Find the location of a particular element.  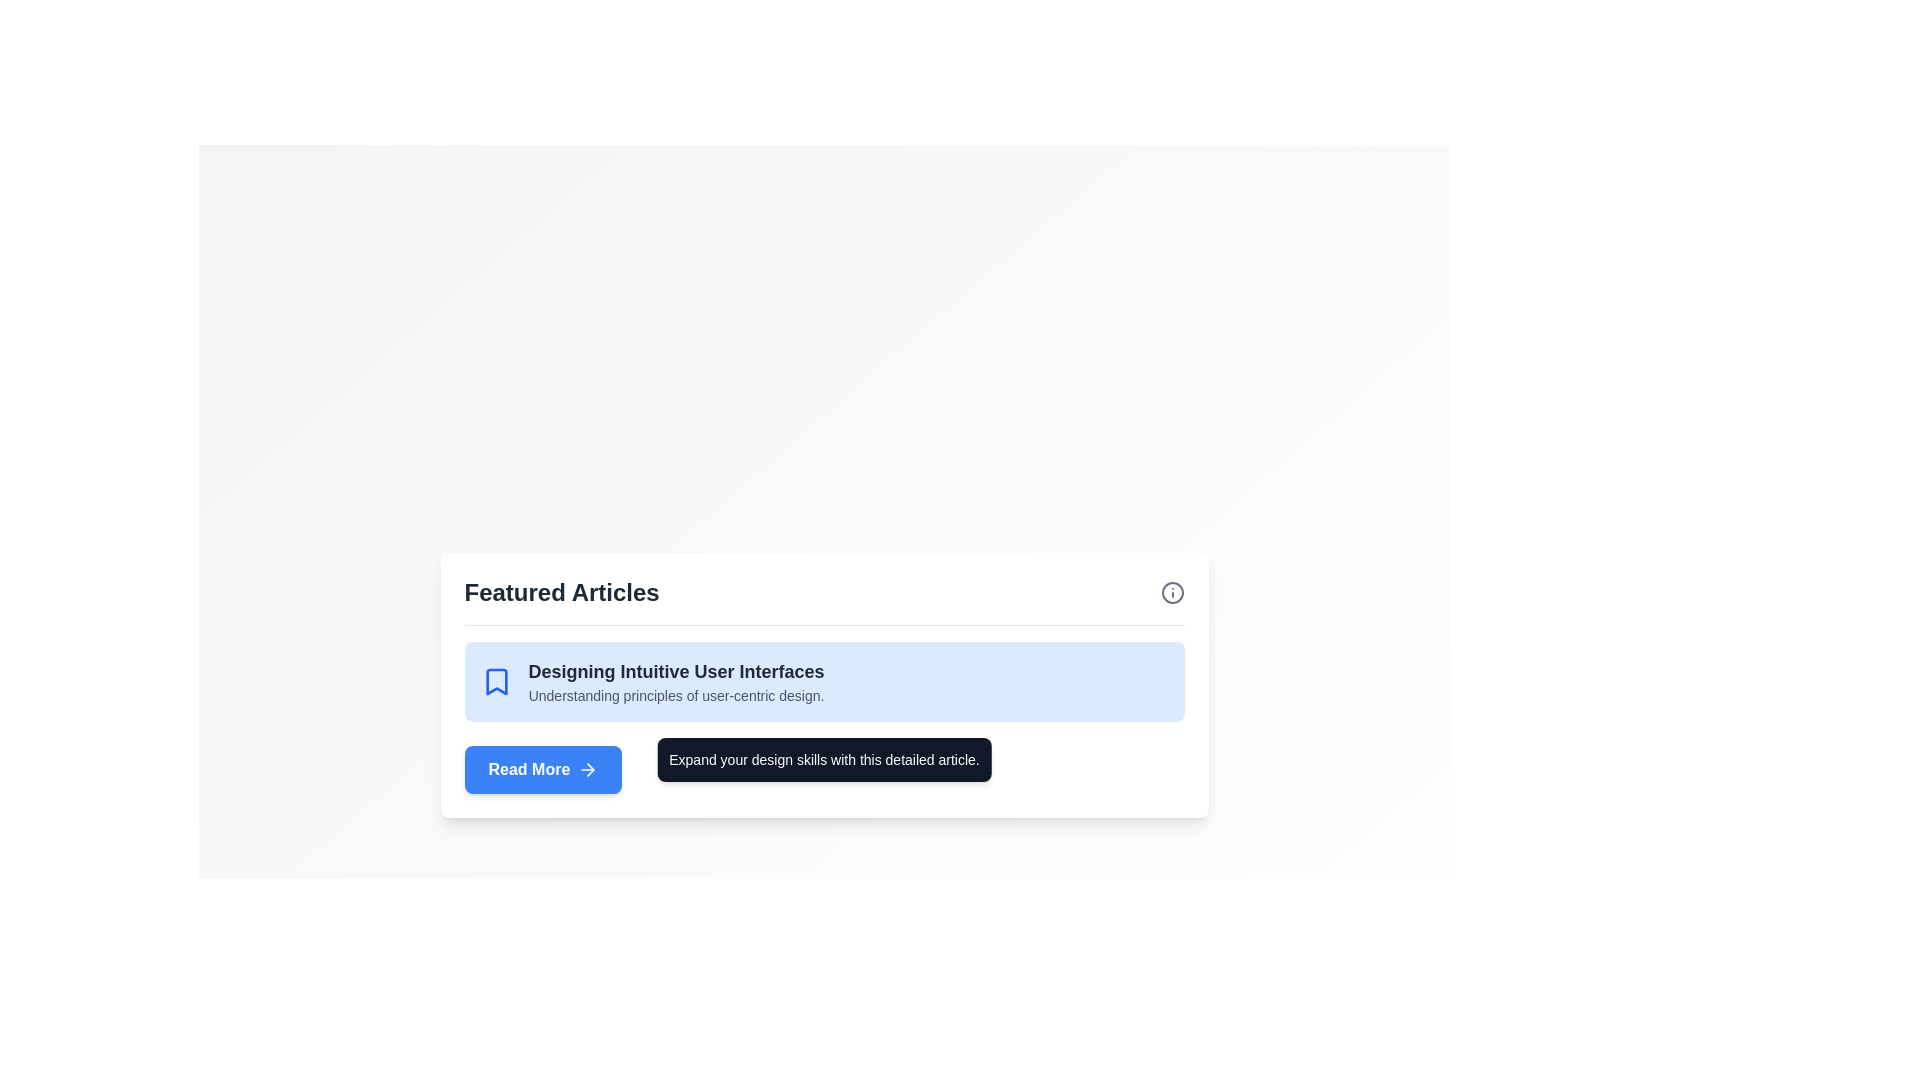

article summary displayed in the informational block titled 'Designing Intuitive User Interfaces' within the 'Featured Articles' section is located at coordinates (824, 716).